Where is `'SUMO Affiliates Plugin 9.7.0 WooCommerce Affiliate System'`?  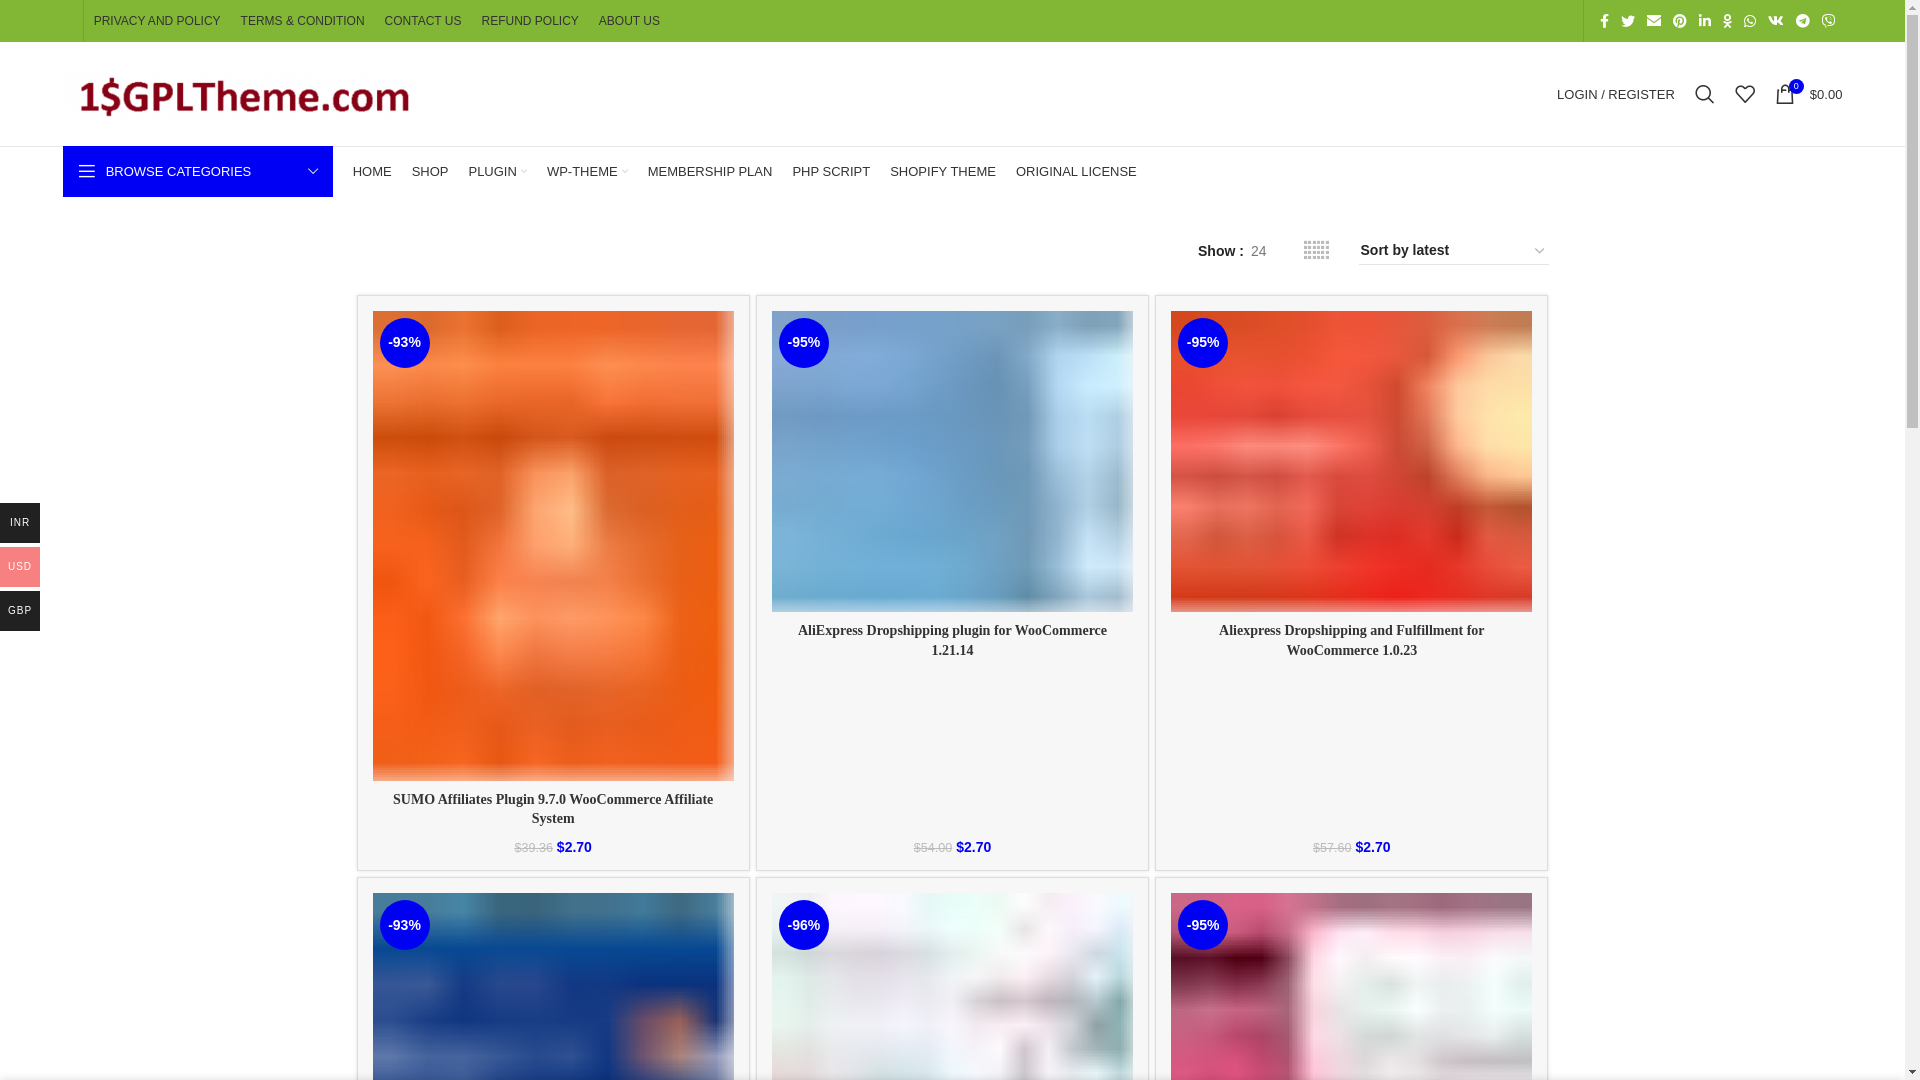 'SUMO Affiliates Plugin 9.7.0 WooCommerce Affiliate System' is located at coordinates (552, 808).